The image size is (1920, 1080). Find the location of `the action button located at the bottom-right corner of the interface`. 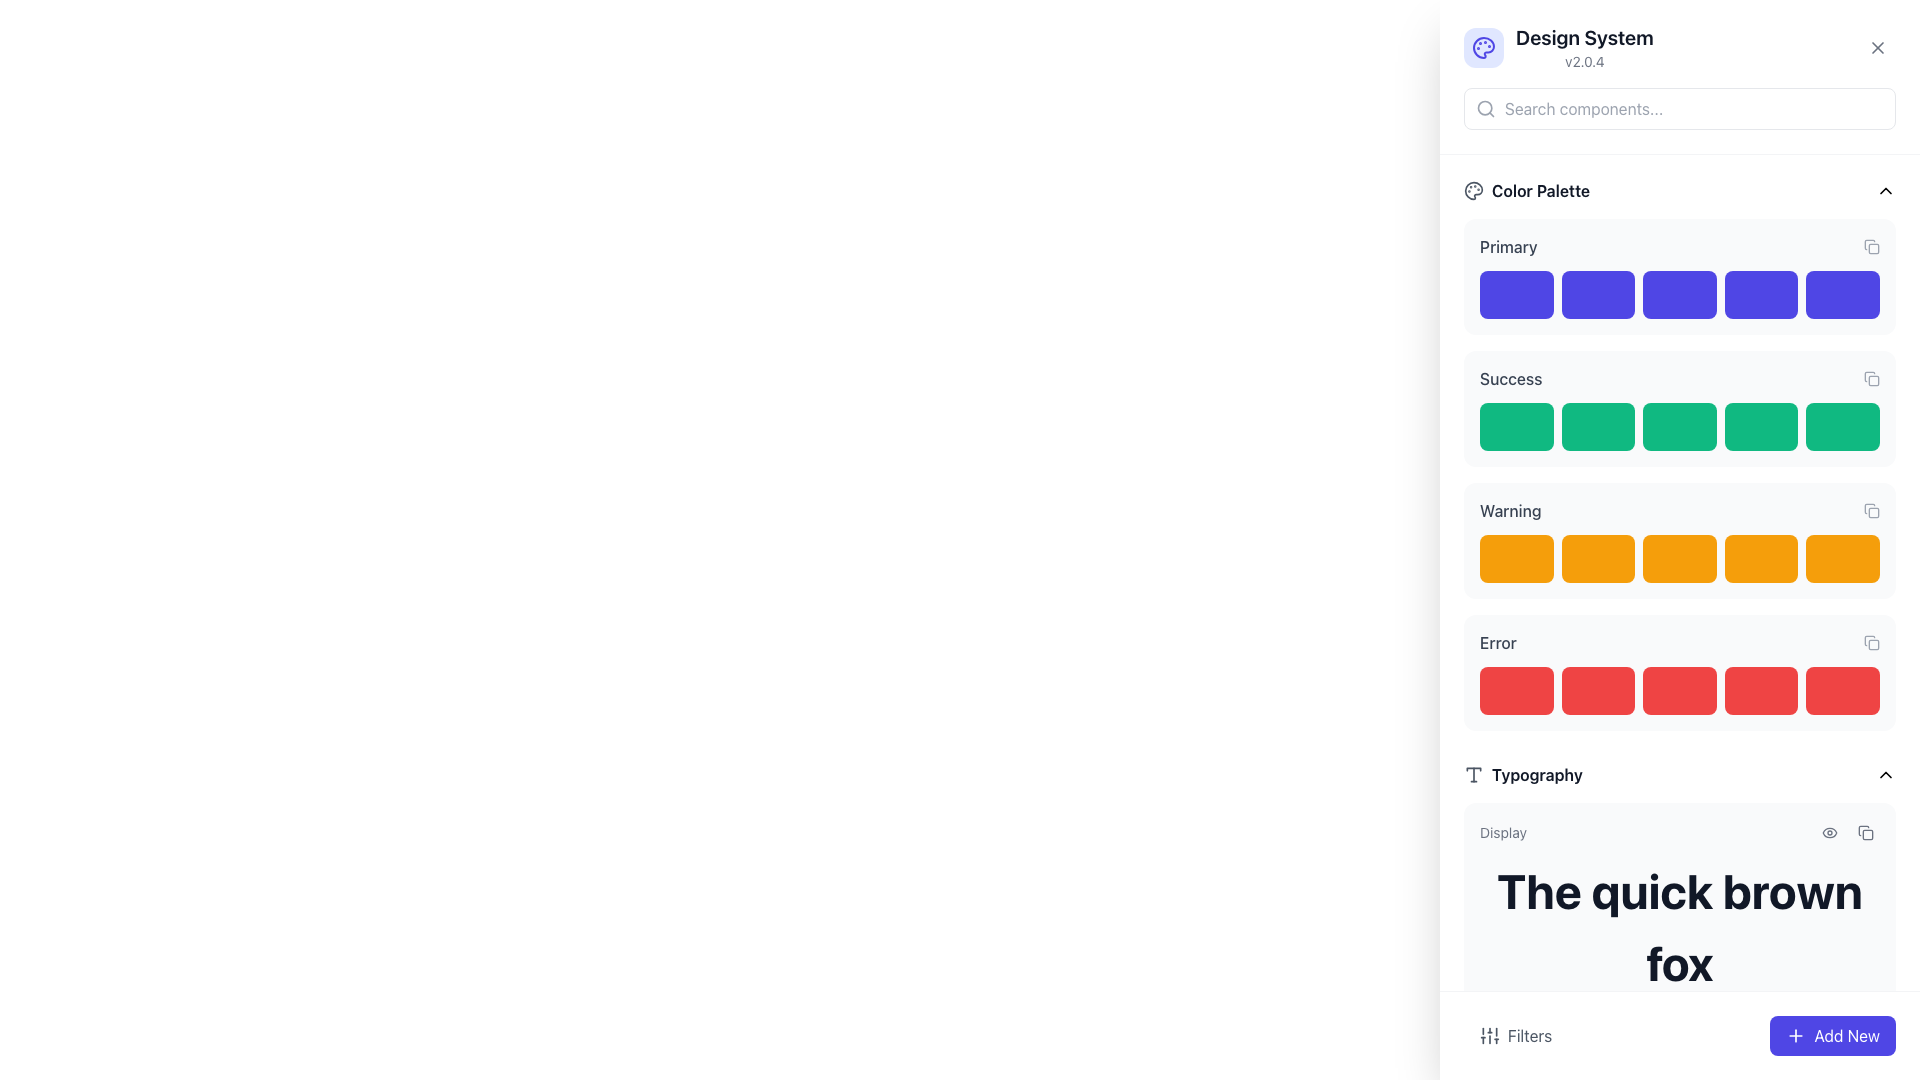

the action button located at the bottom-right corner of the interface is located at coordinates (1846, 1035).